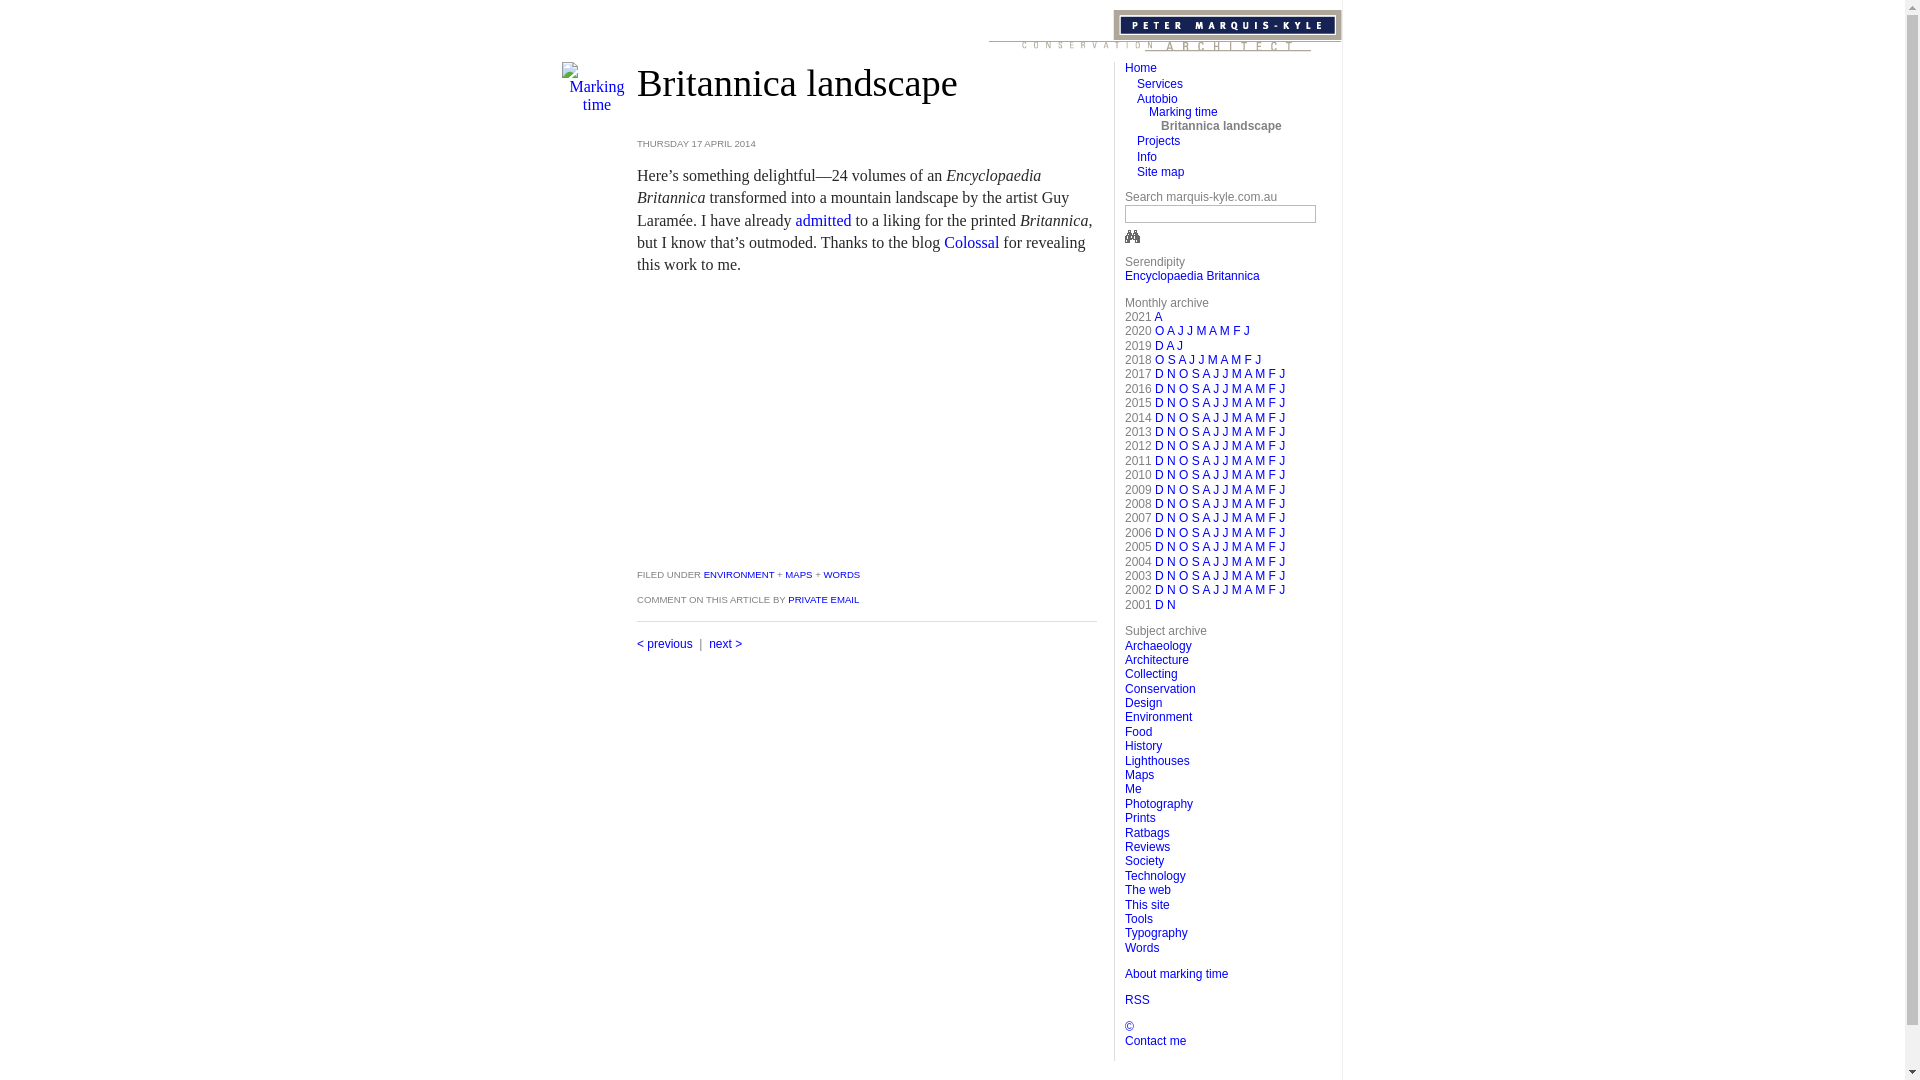  What do you see at coordinates (1246, 358) in the screenshot?
I see `'F'` at bounding box center [1246, 358].